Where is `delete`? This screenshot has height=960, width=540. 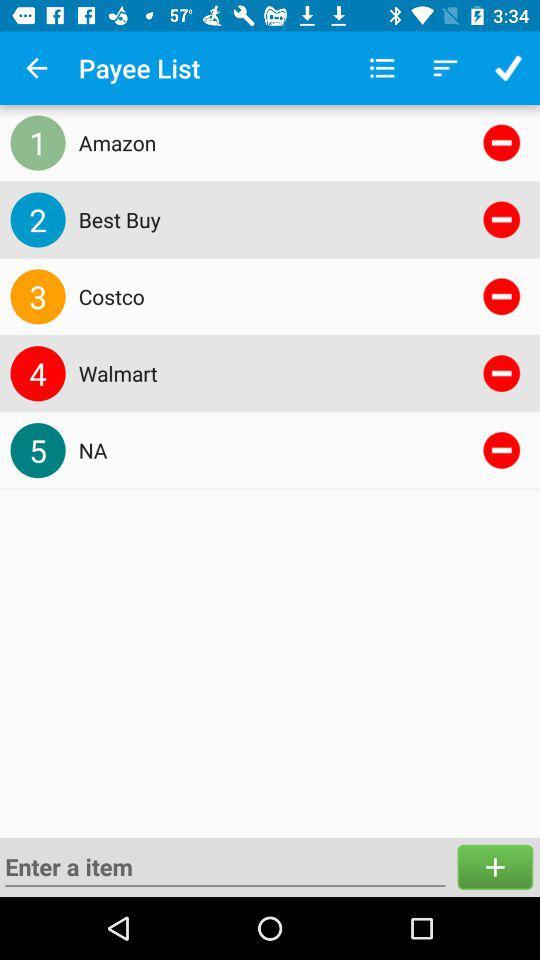 delete is located at coordinates (500, 219).